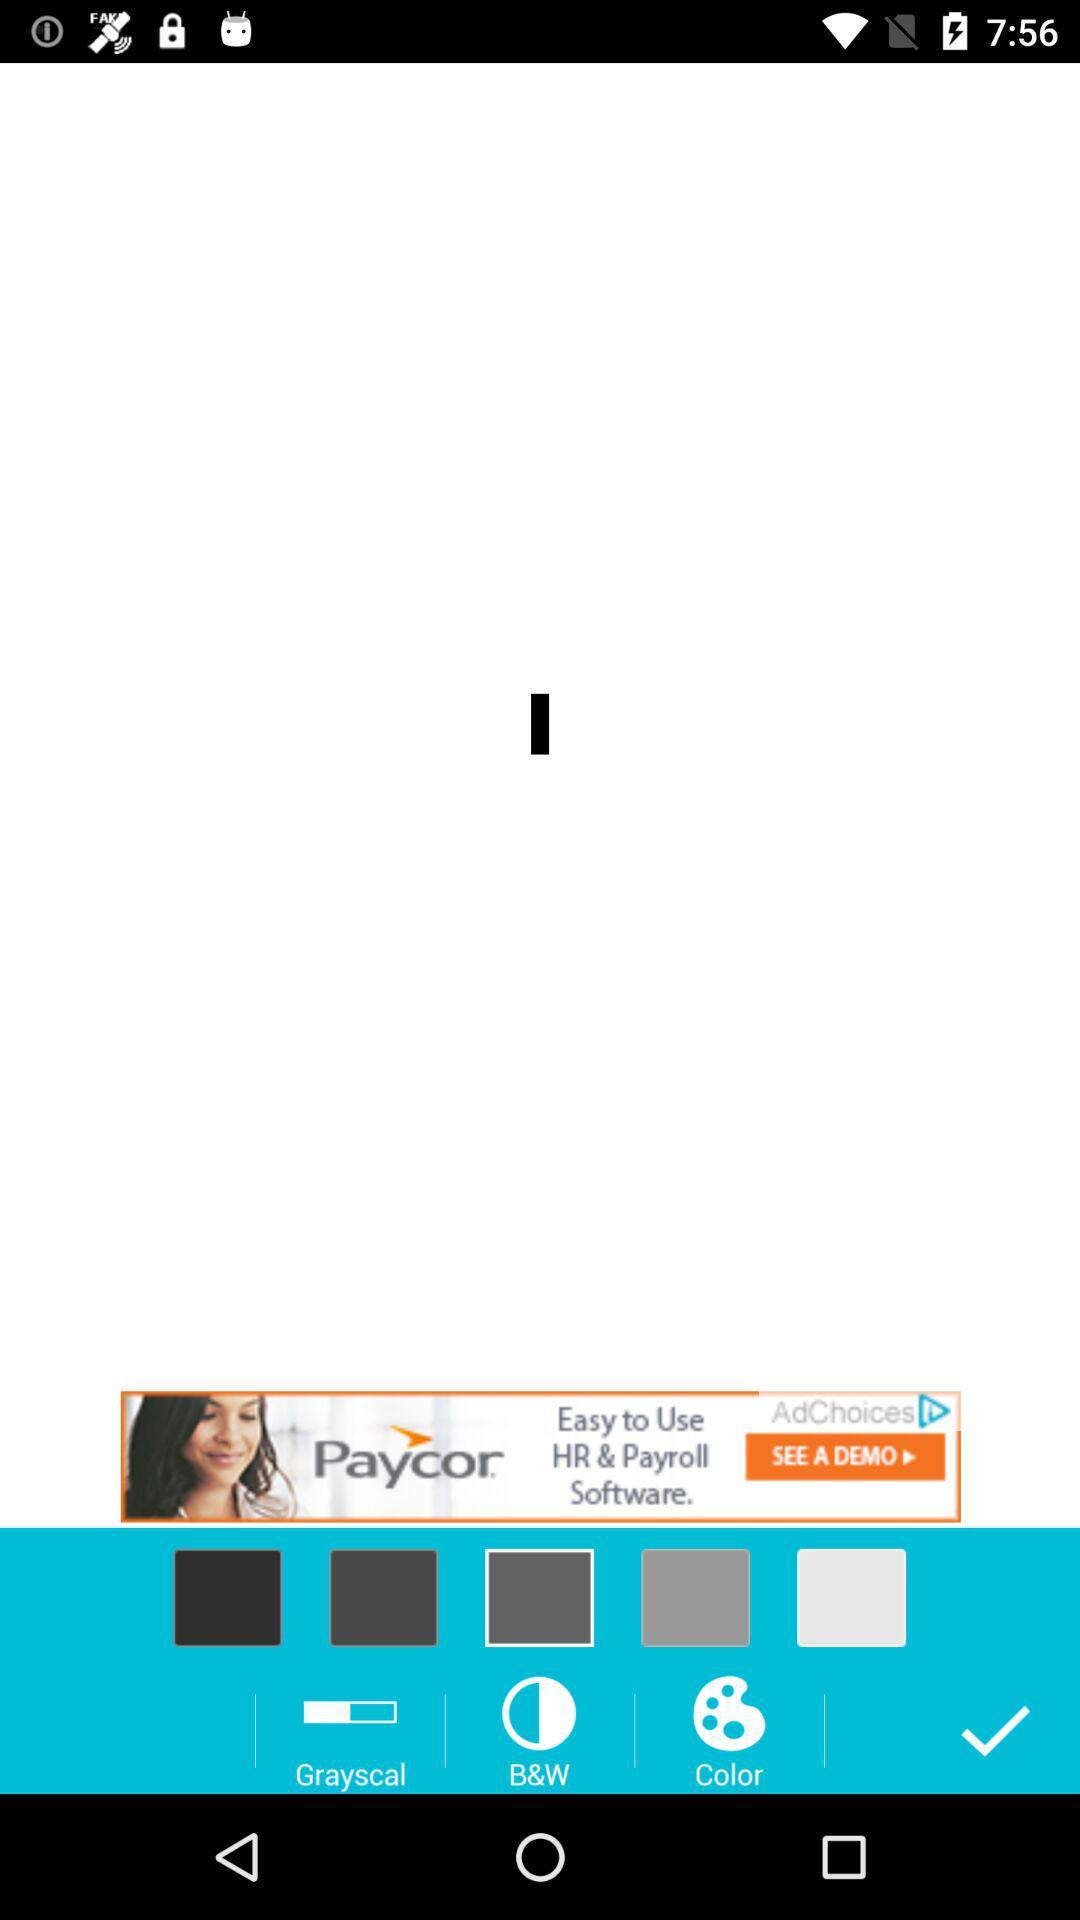 This screenshot has width=1080, height=1920. I want to click on the check icon, so click(995, 1730).